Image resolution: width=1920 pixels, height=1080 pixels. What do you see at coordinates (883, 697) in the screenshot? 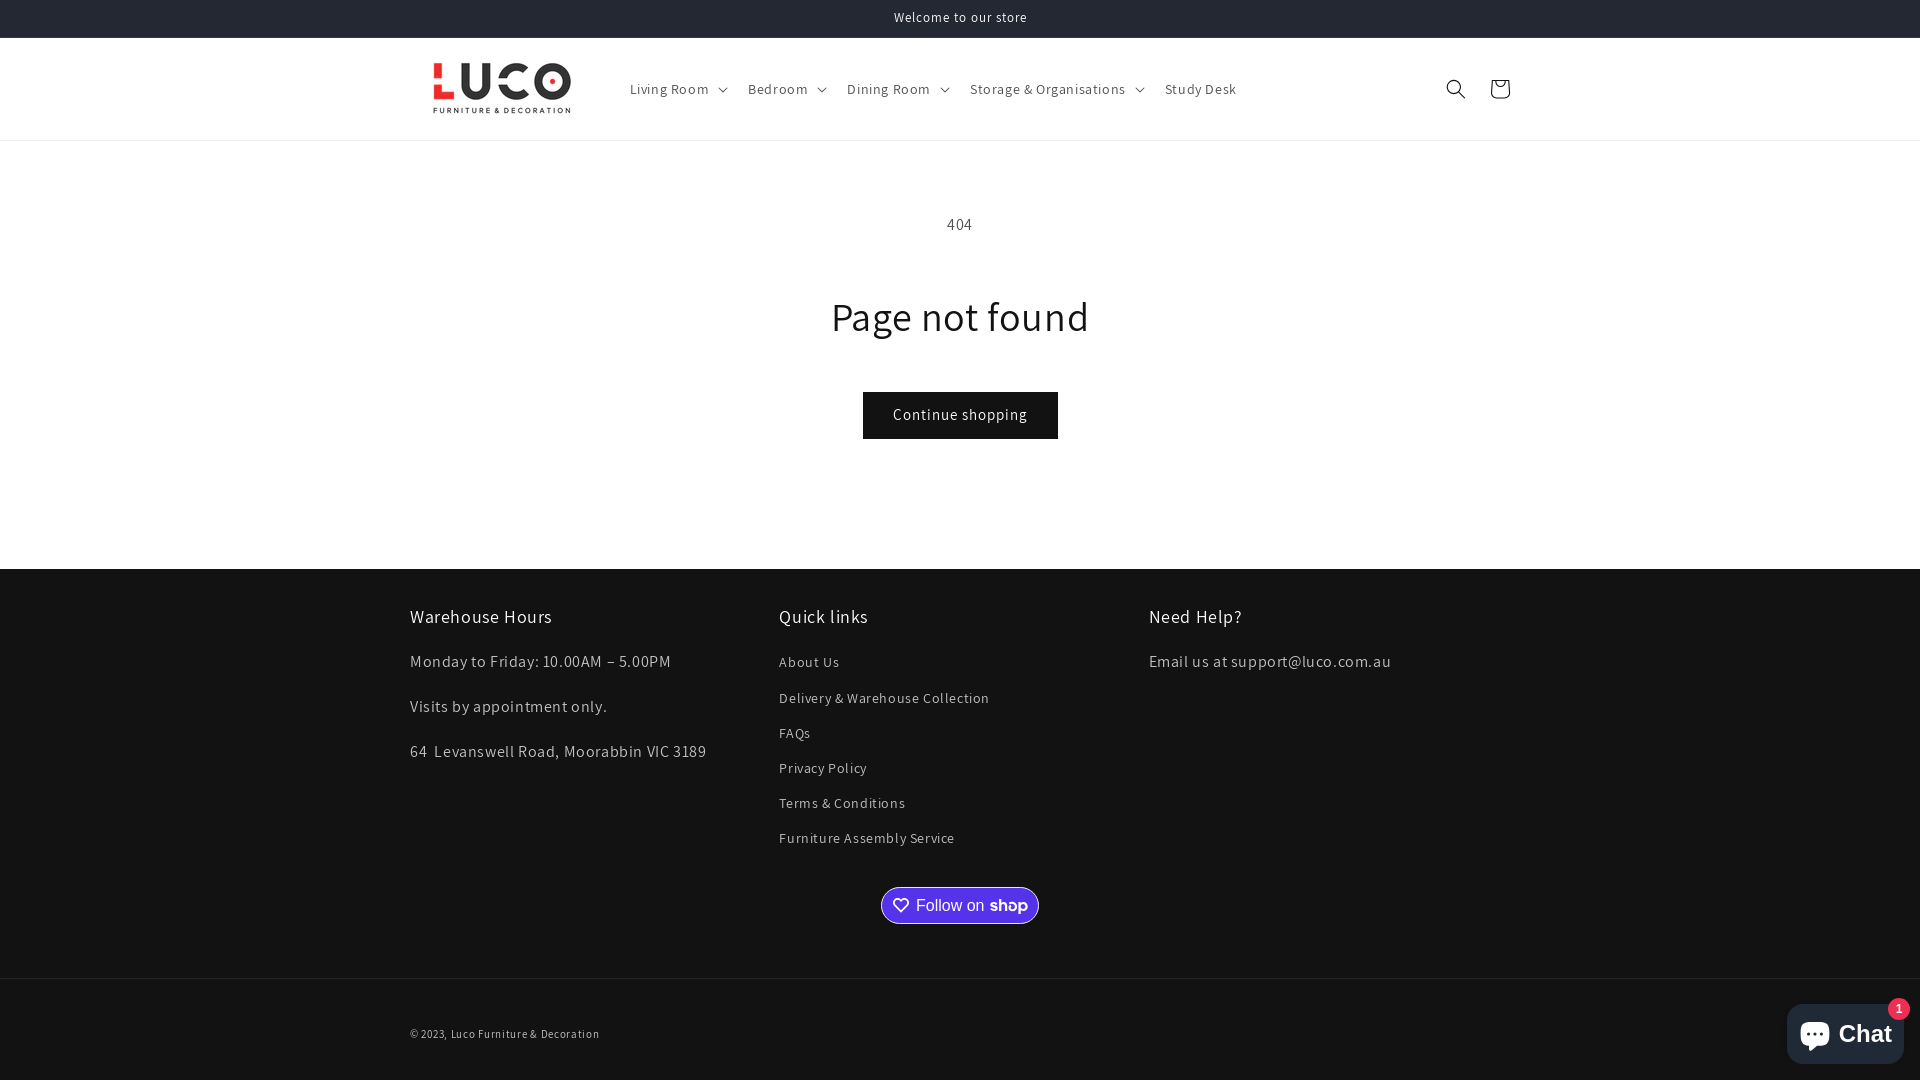
I see `'Delivery & Warehouse Collection'` at bounding box center [883, 697].